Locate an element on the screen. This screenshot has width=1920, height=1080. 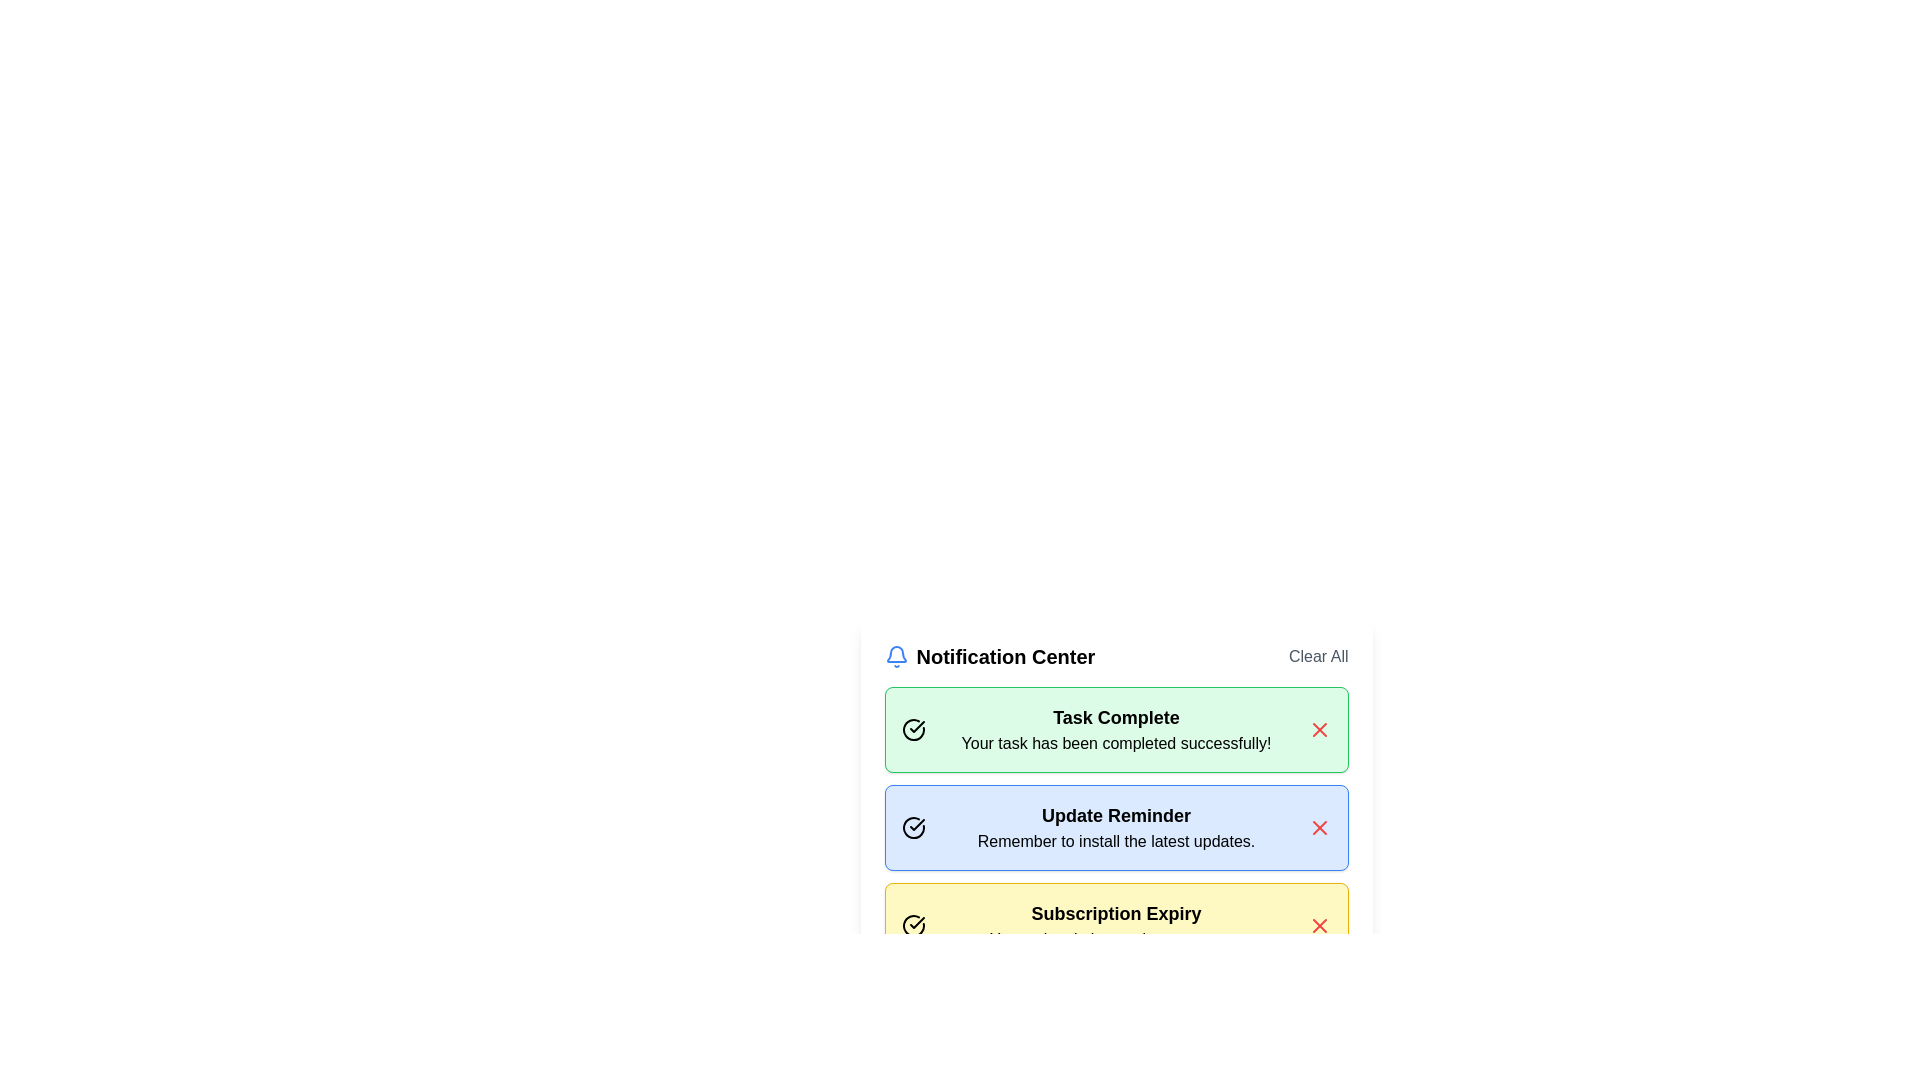
the completion icon located at the top-left corner of the green notification card titled 'Task Complete' is located at coordinates (912, 729).